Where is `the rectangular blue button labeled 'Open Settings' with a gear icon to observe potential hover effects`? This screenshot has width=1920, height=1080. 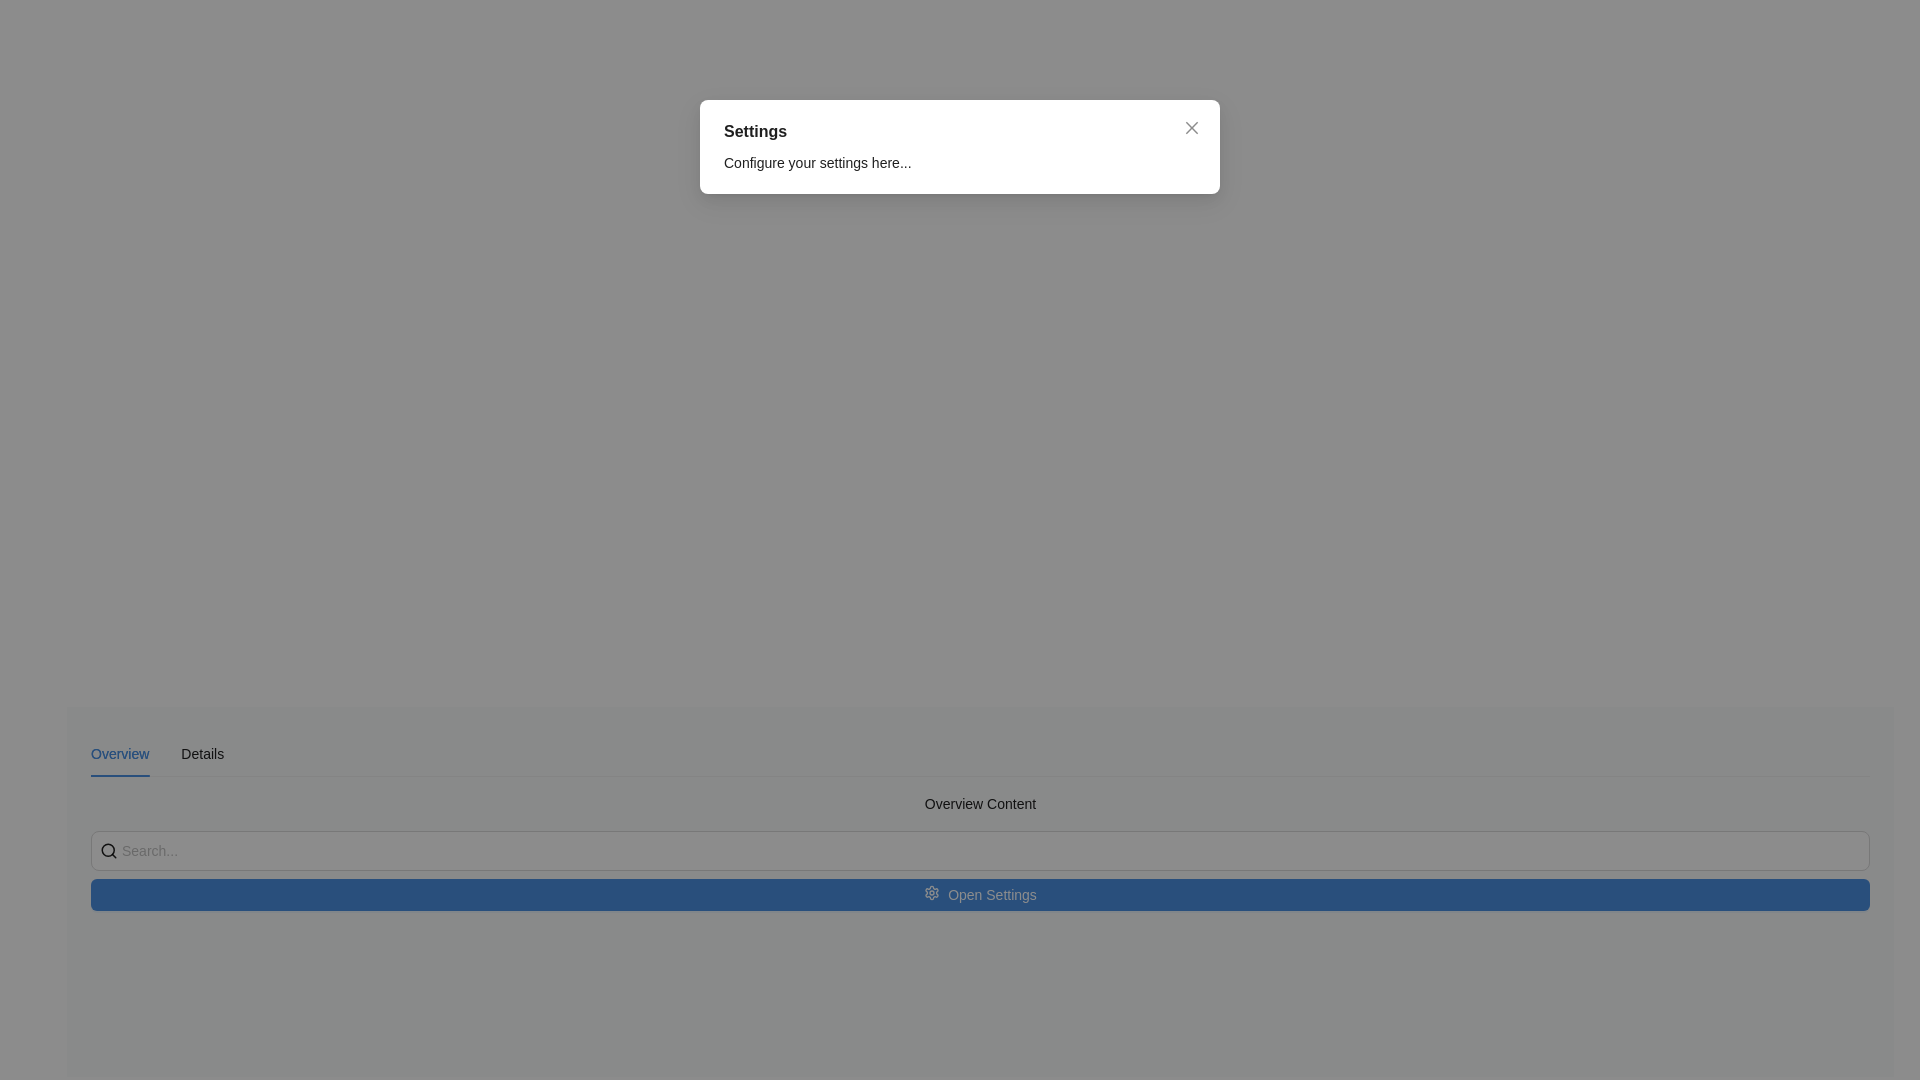 the rectangular blue button labeled 'Open Settings' with a gear icon to observe potential hover effects is located at coordinates (980, 870).